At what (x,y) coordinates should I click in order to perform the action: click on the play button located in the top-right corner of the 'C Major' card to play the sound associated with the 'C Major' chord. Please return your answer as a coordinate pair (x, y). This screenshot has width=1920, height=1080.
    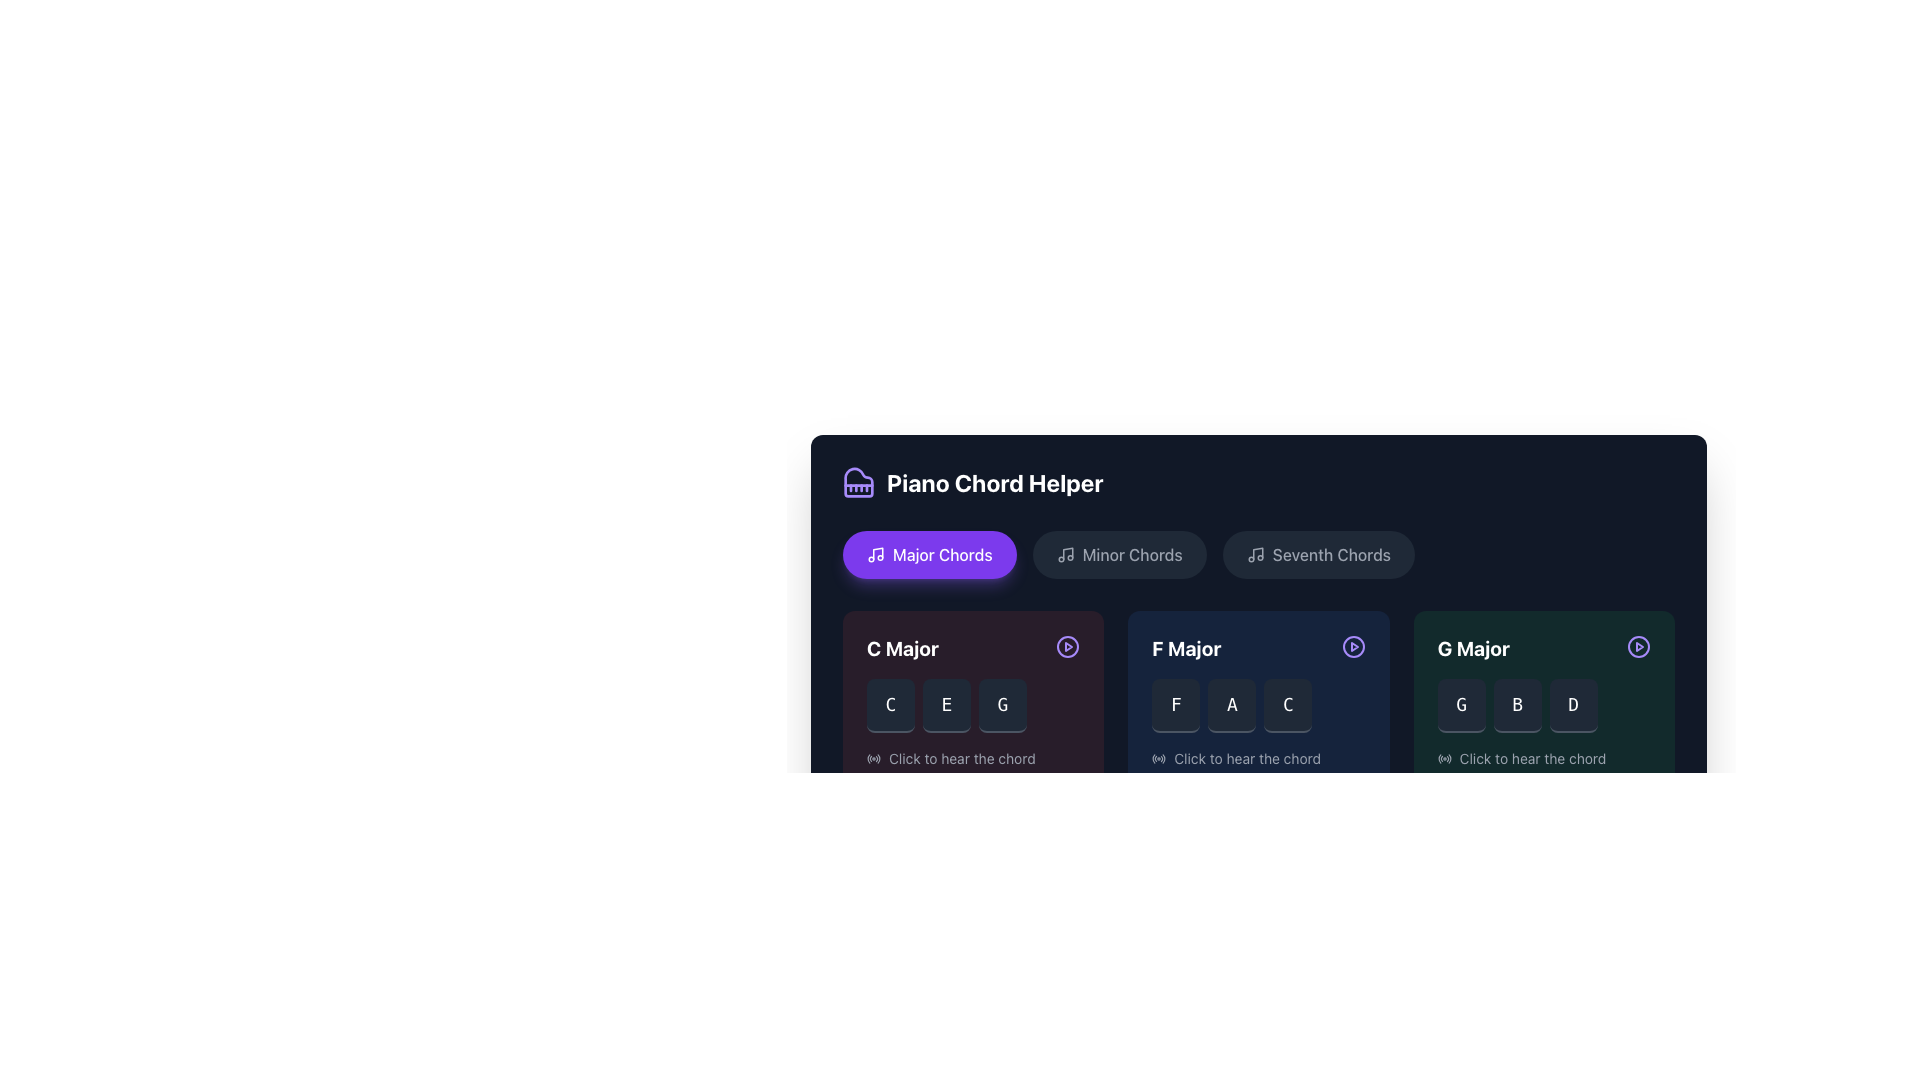
    Looking at the image, I should click on (1067, 647).